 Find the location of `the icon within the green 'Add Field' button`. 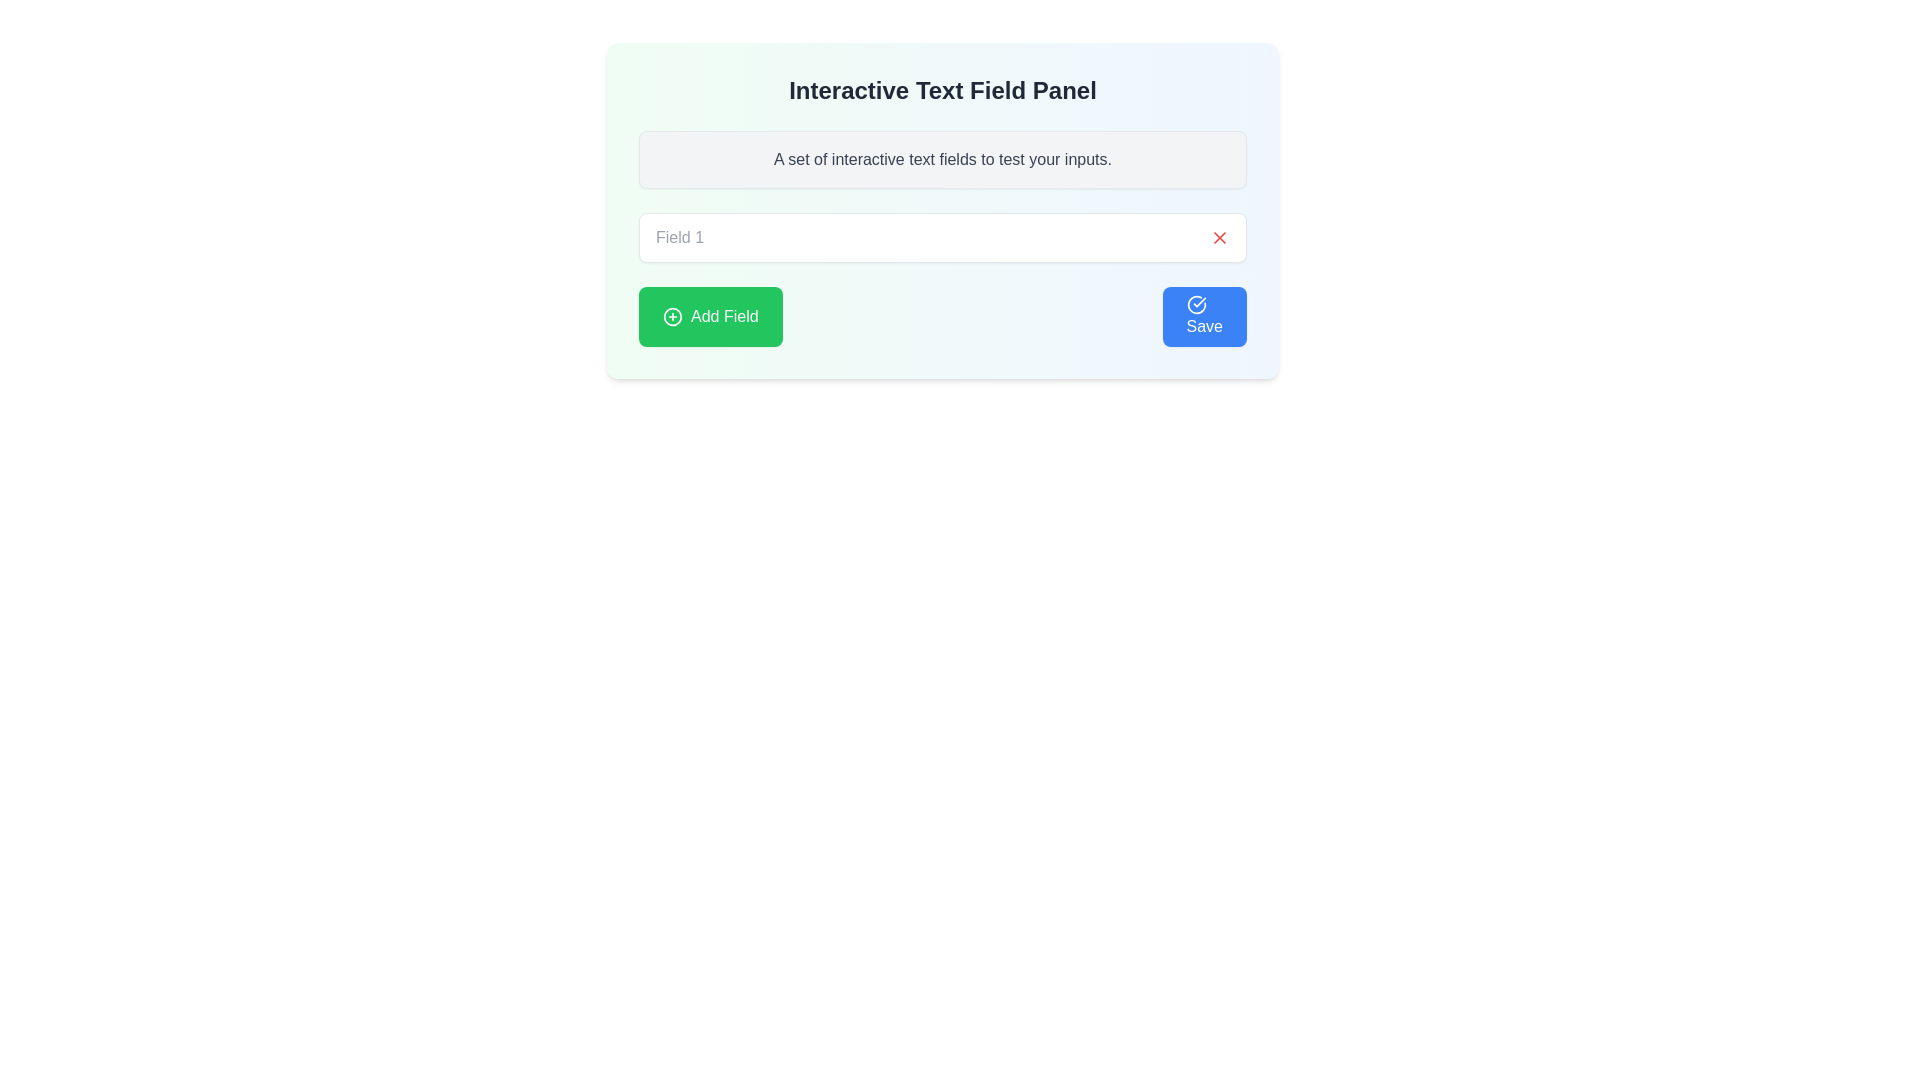

the icon within the green 'Add Field' button is located at coordinates (672, 315).